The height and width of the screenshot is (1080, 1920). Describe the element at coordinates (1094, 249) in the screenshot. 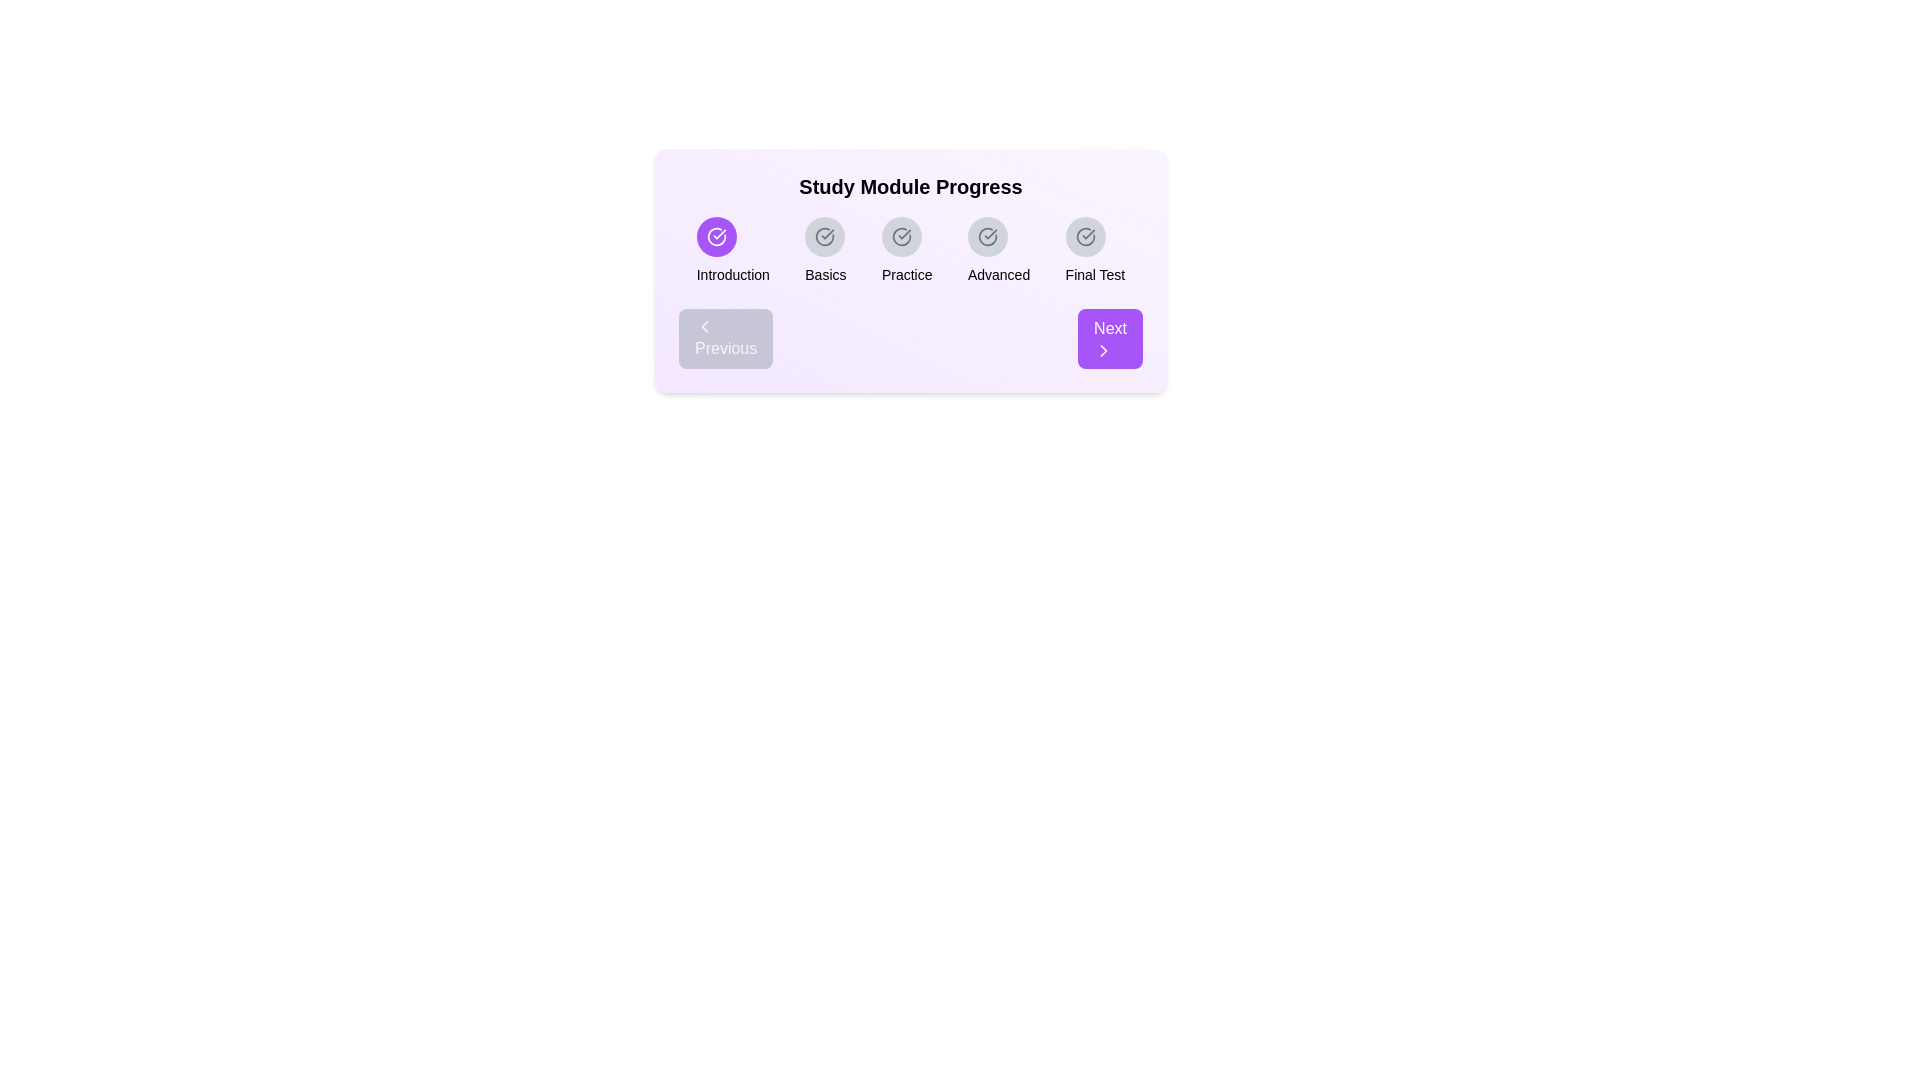

I see `the 'Final Test' milestone indicator icon located at the farthest right position in the study module progression group` at that location.